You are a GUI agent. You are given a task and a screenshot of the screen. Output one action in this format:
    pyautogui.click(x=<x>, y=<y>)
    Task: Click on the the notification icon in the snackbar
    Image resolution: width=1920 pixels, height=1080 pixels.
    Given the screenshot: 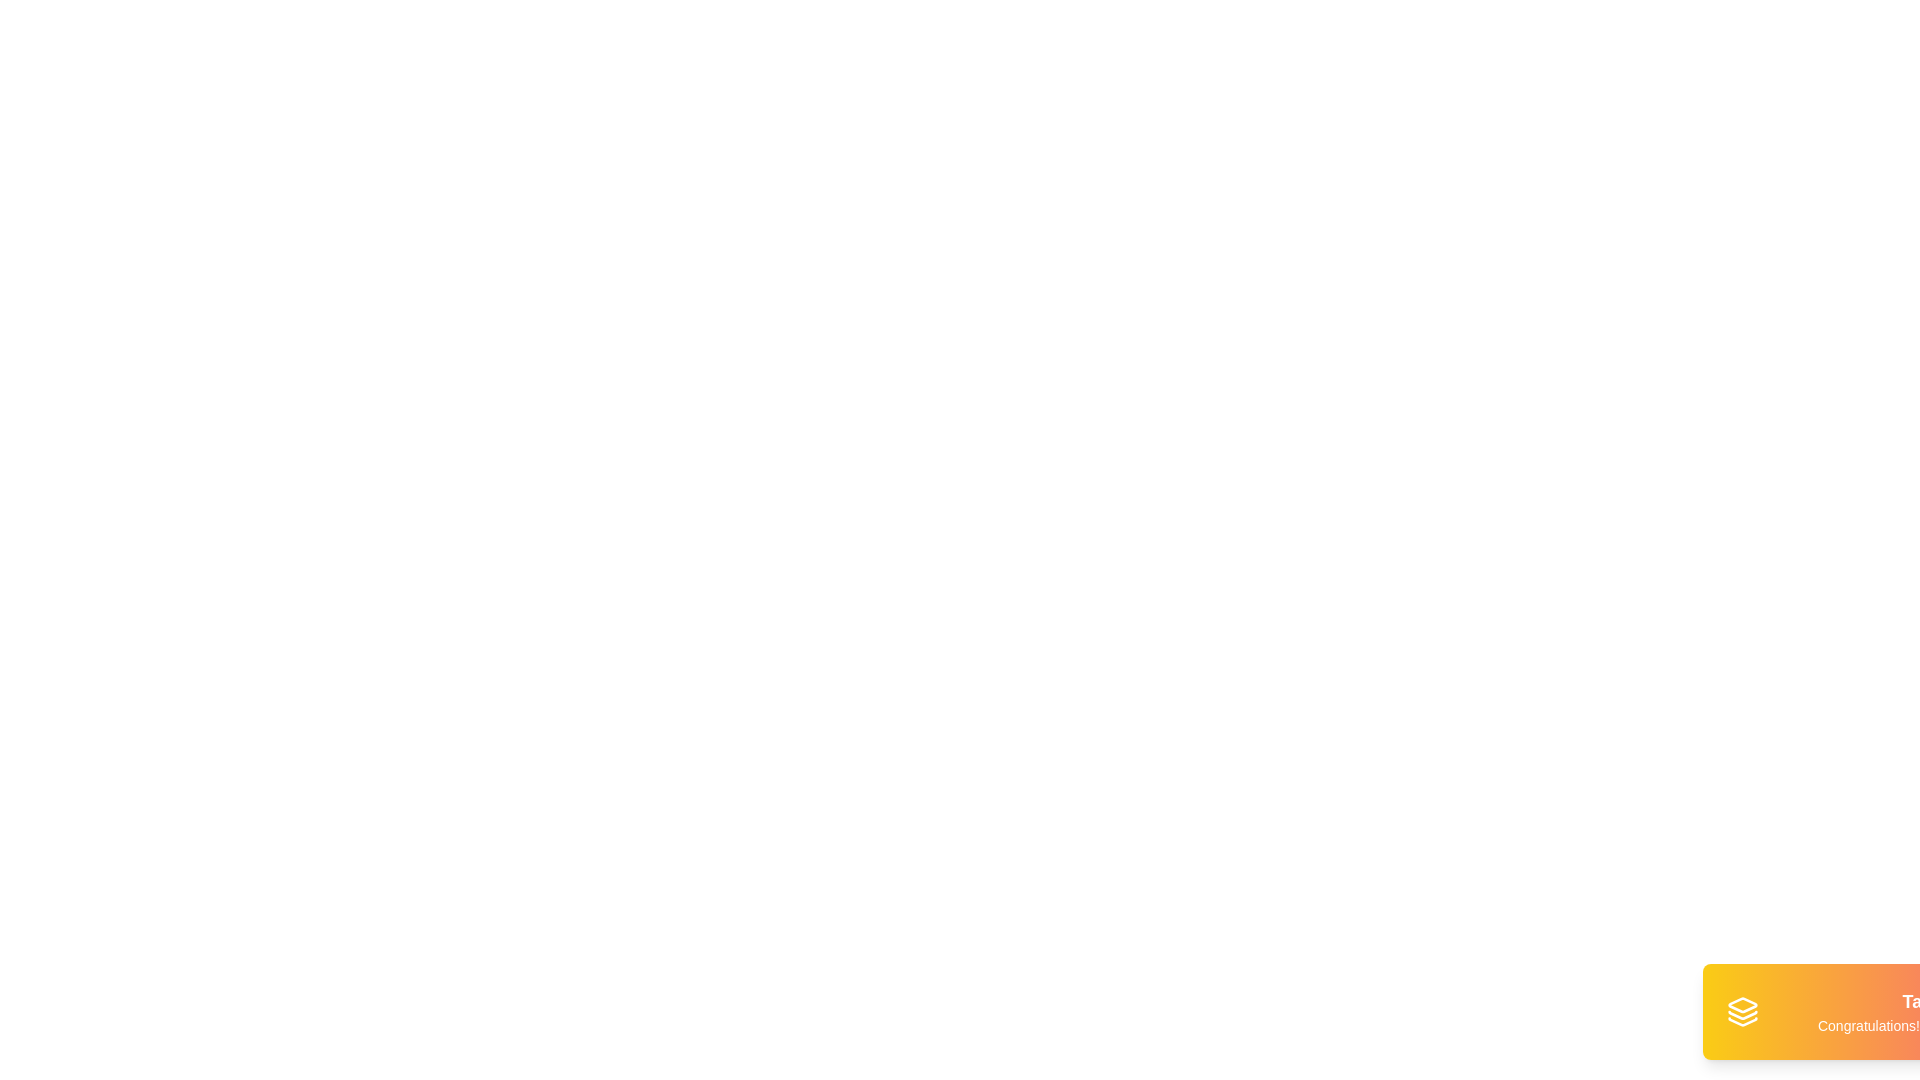 What is the action you would take?
    pyautogui.click(x=1741, y=1011)
    